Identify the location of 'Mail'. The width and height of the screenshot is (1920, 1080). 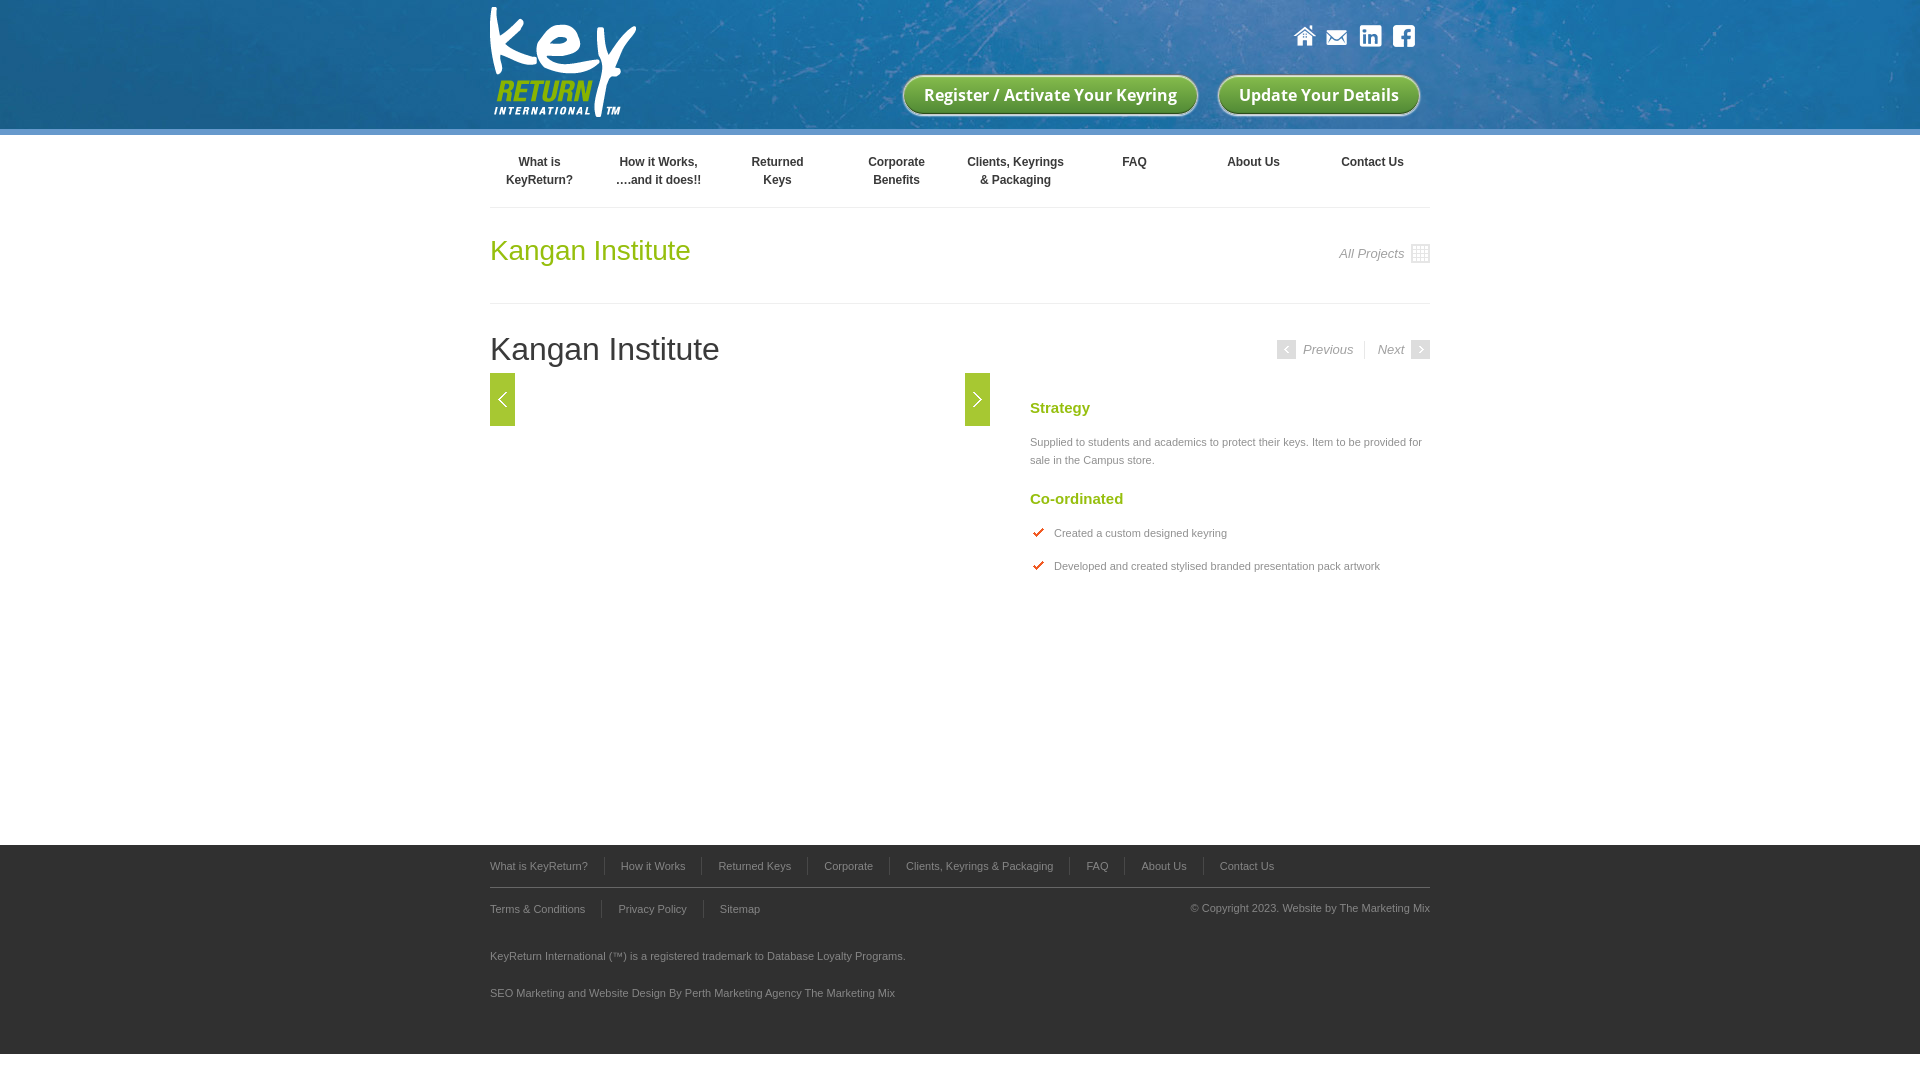
(1337, 39).